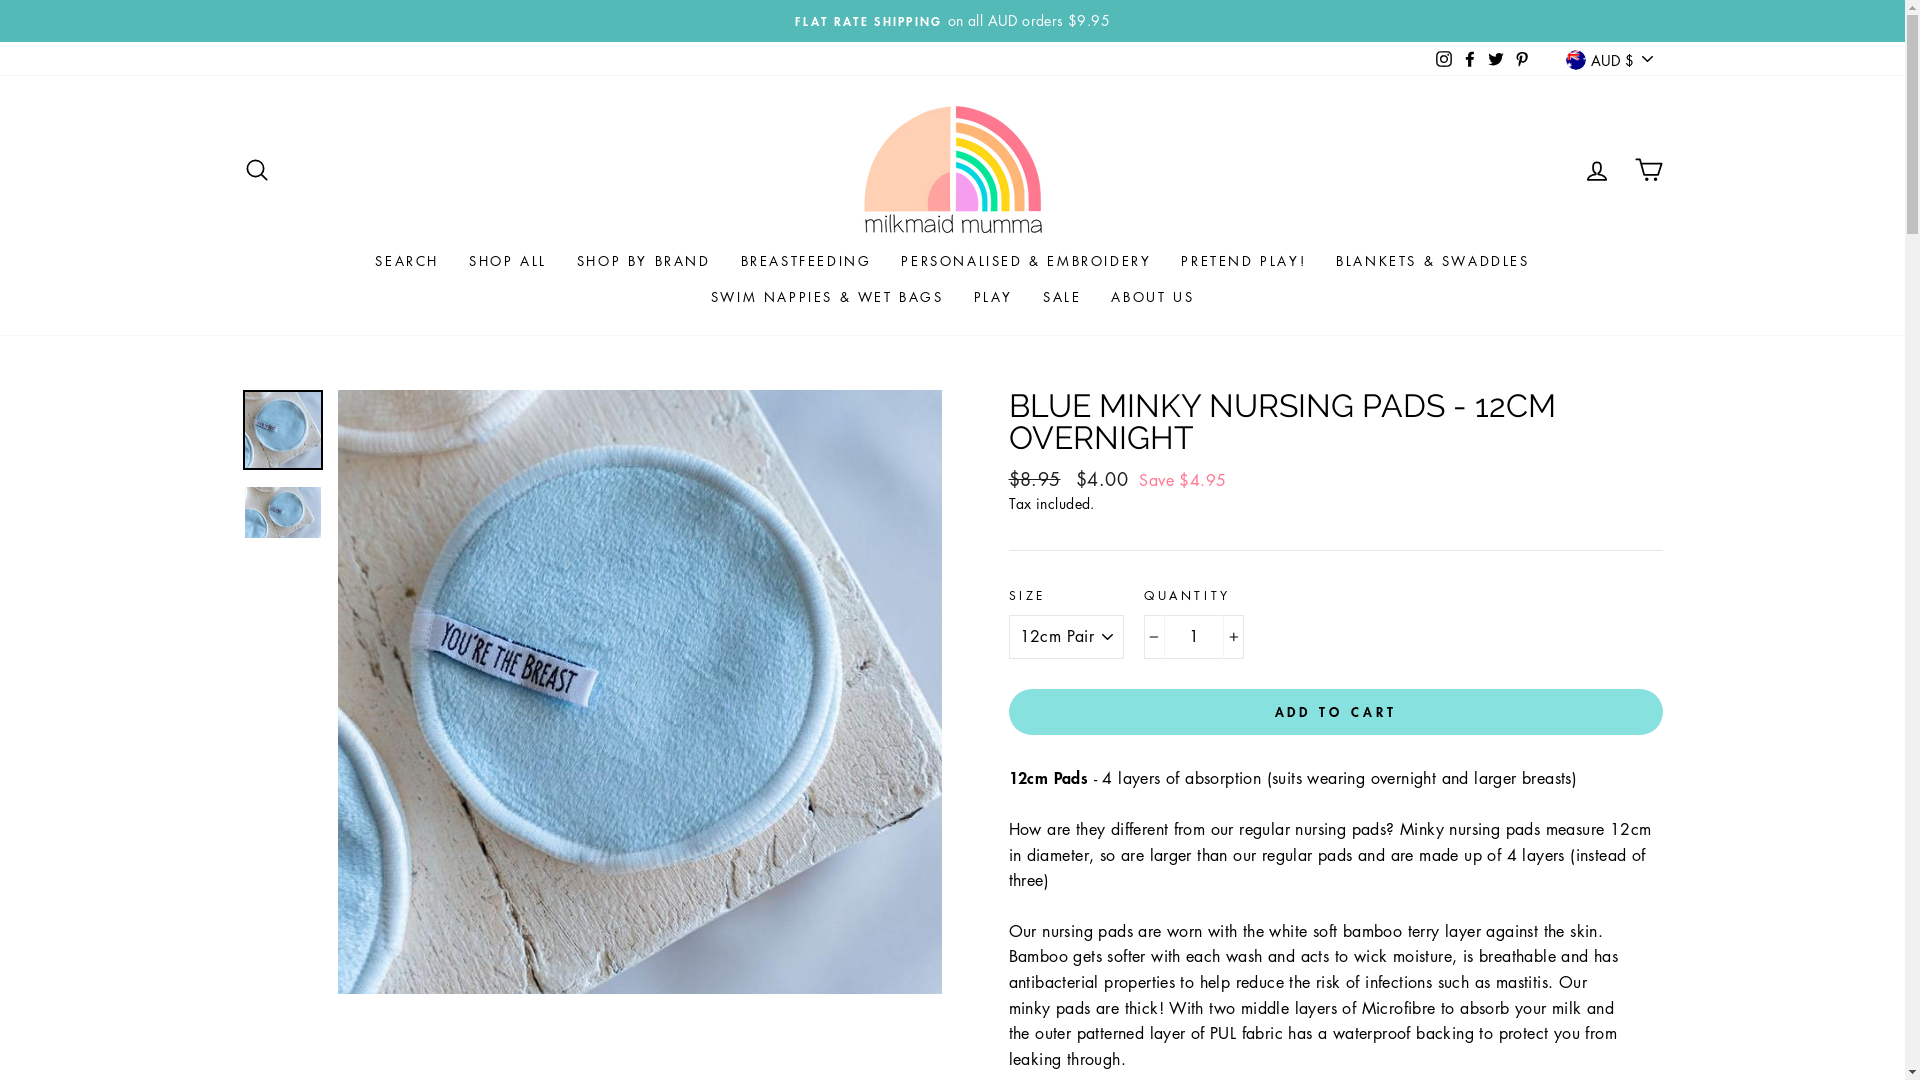  I want to click on 'CART', so click(1647, 168).